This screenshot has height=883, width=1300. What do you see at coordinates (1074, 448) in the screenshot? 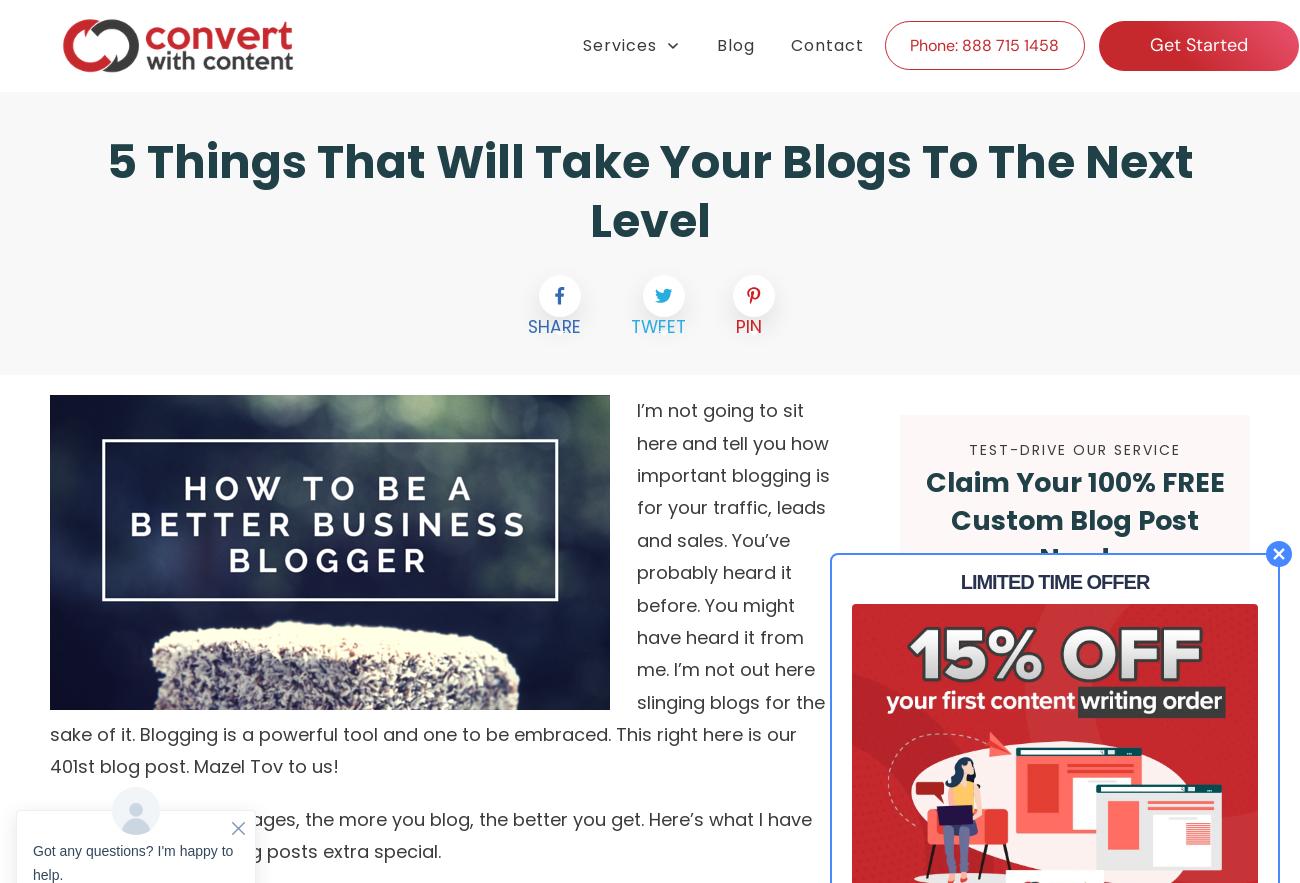
I see `'Test-Drive Our Service'` at bounding box center [1074, 448].